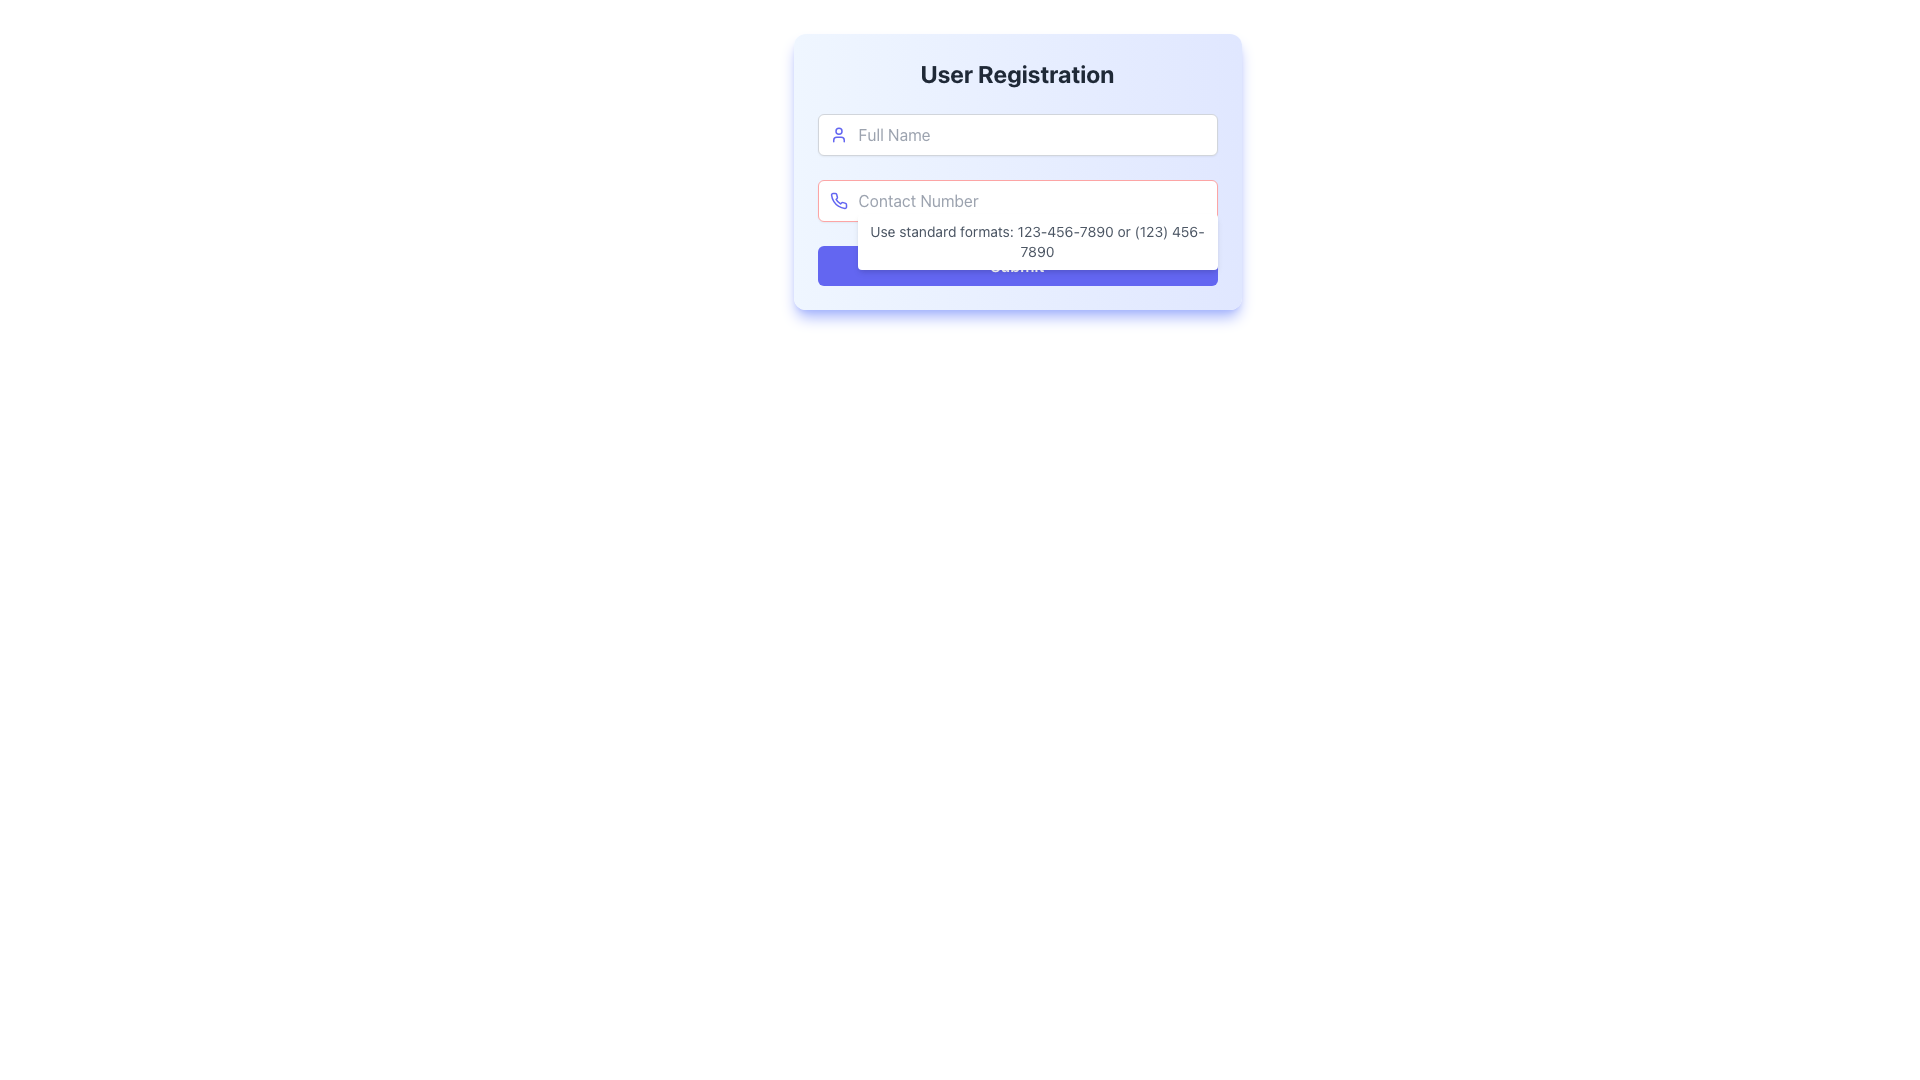 This screenshot has height=1080, width=1920. Describe the element at coordinates (1037, 241) in the screenshot. I see `instructional tooltip displaying the text: 'Use standard formats: 123-456-7890 or (123) 456-7890', which is positioned directly below the 'Contact Number' text input field` at that location.